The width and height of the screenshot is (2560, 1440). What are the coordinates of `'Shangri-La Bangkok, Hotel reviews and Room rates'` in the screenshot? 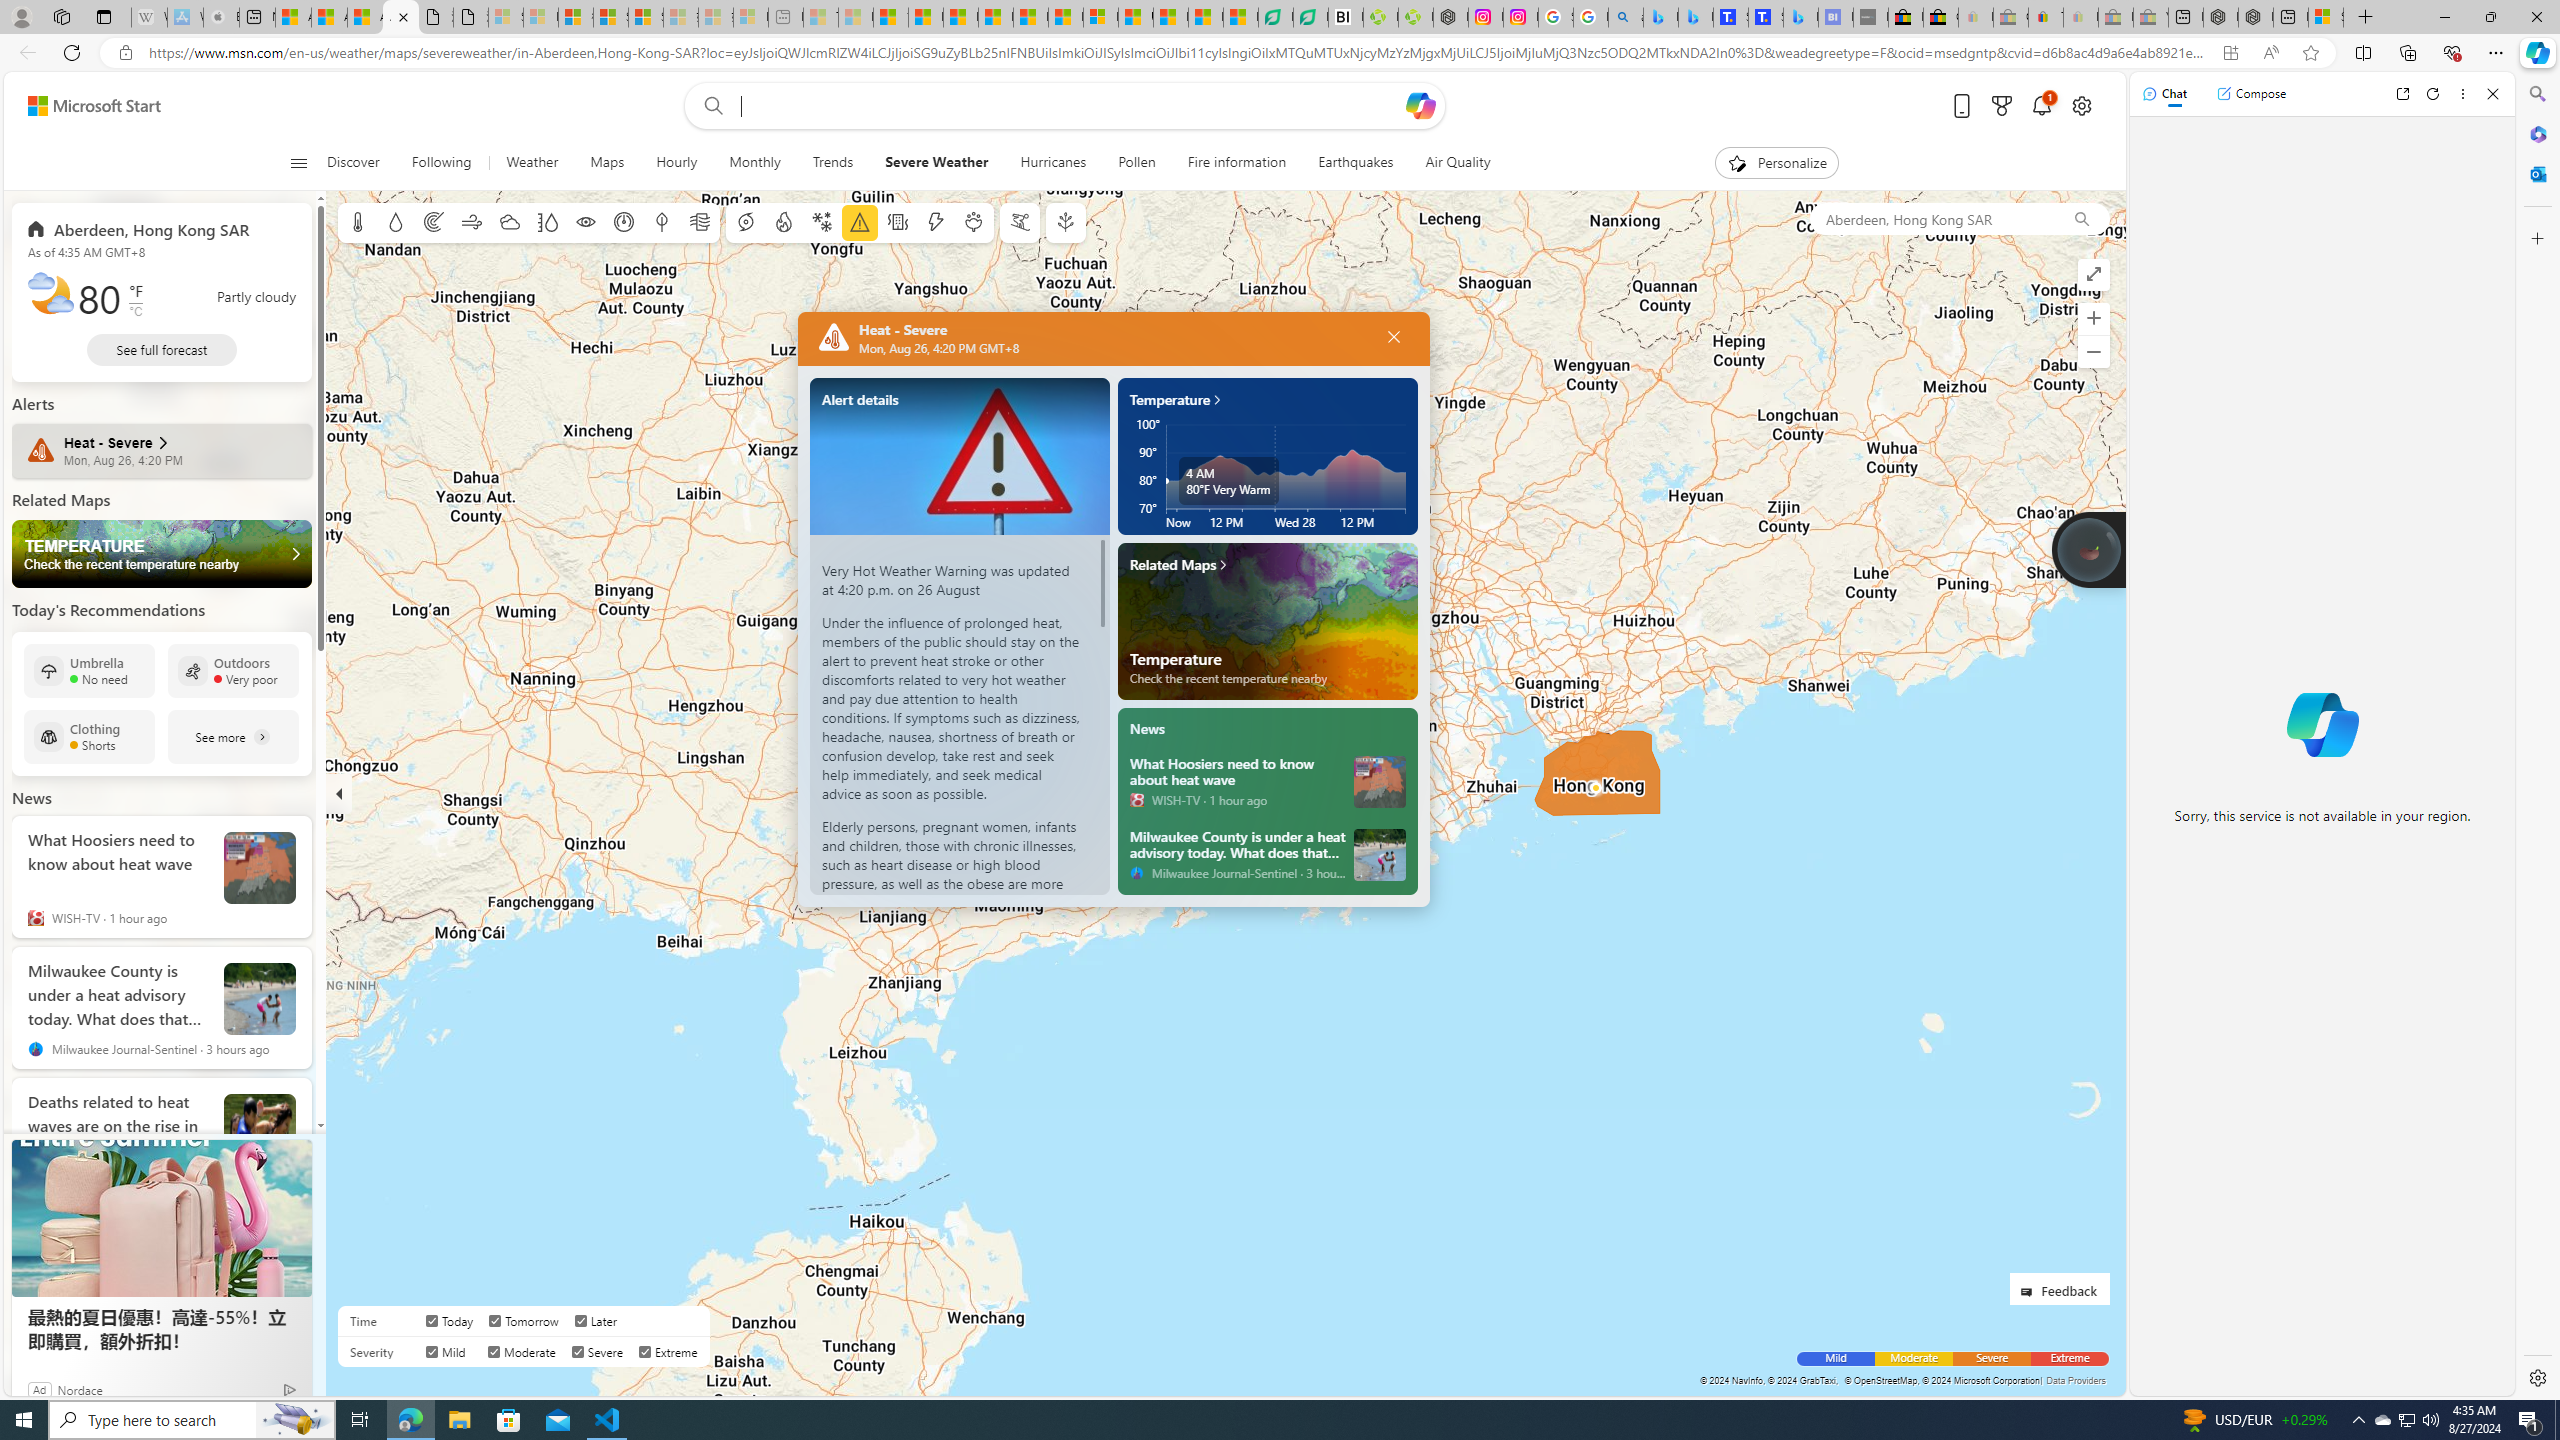 It's located at (1765, 16).